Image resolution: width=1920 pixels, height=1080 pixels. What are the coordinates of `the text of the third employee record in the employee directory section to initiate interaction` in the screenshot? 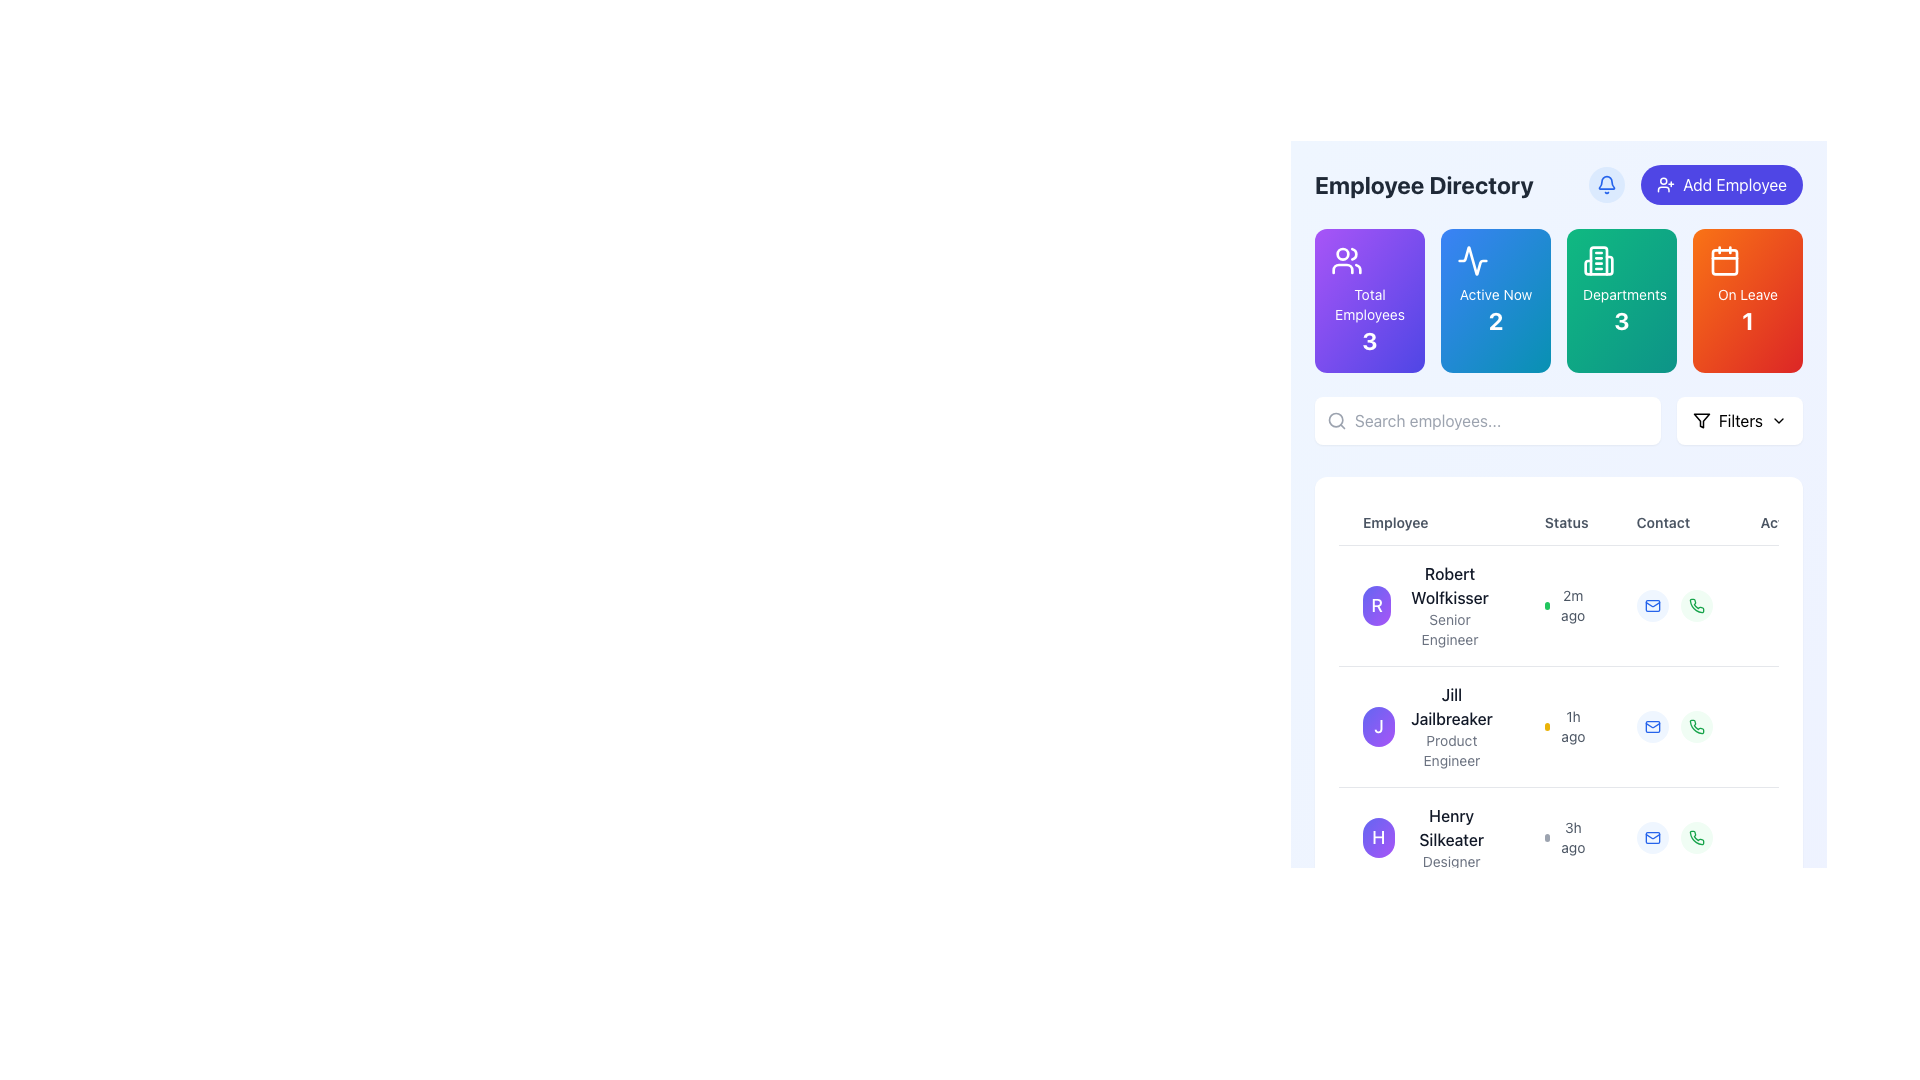 It's located at (1428, 837).